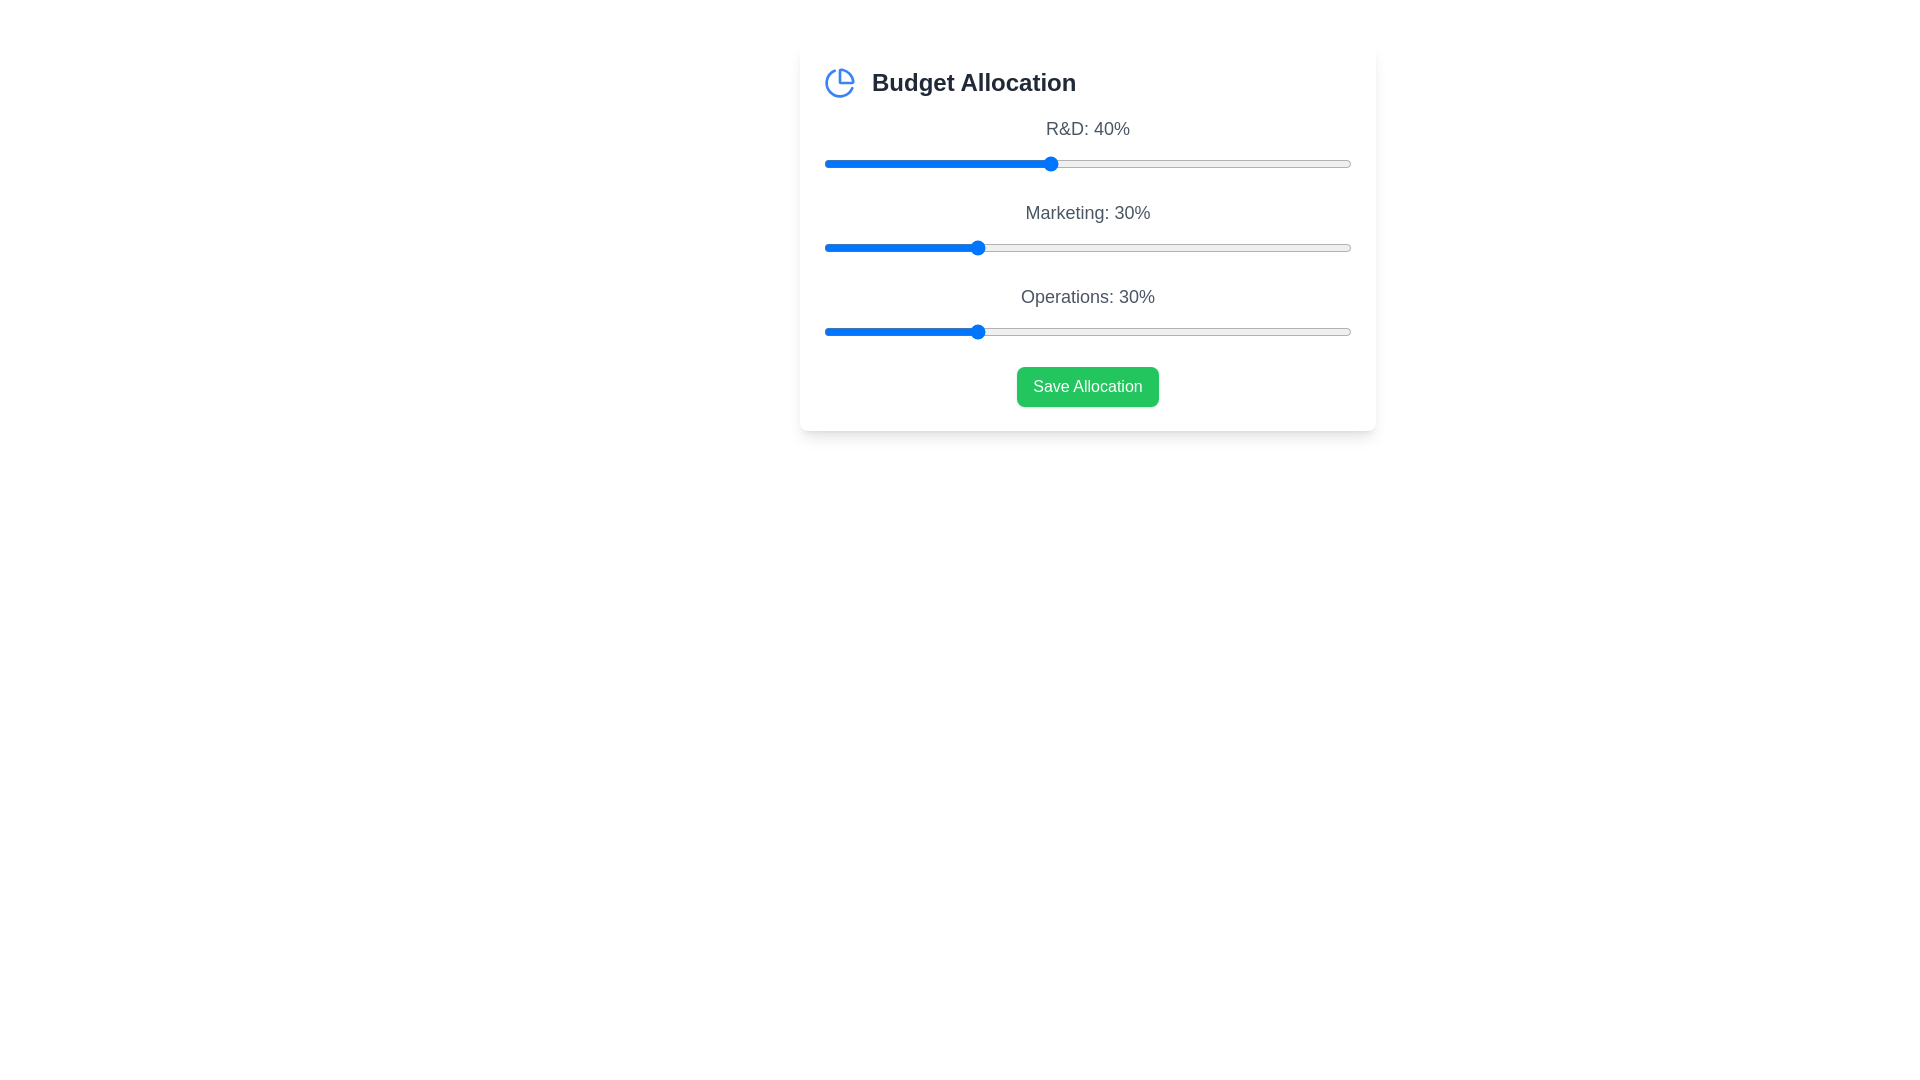 The image size is (1920, 1080). I want to click on the 'Marketing' slider to allocate 39% budget, so click(1041, 246).